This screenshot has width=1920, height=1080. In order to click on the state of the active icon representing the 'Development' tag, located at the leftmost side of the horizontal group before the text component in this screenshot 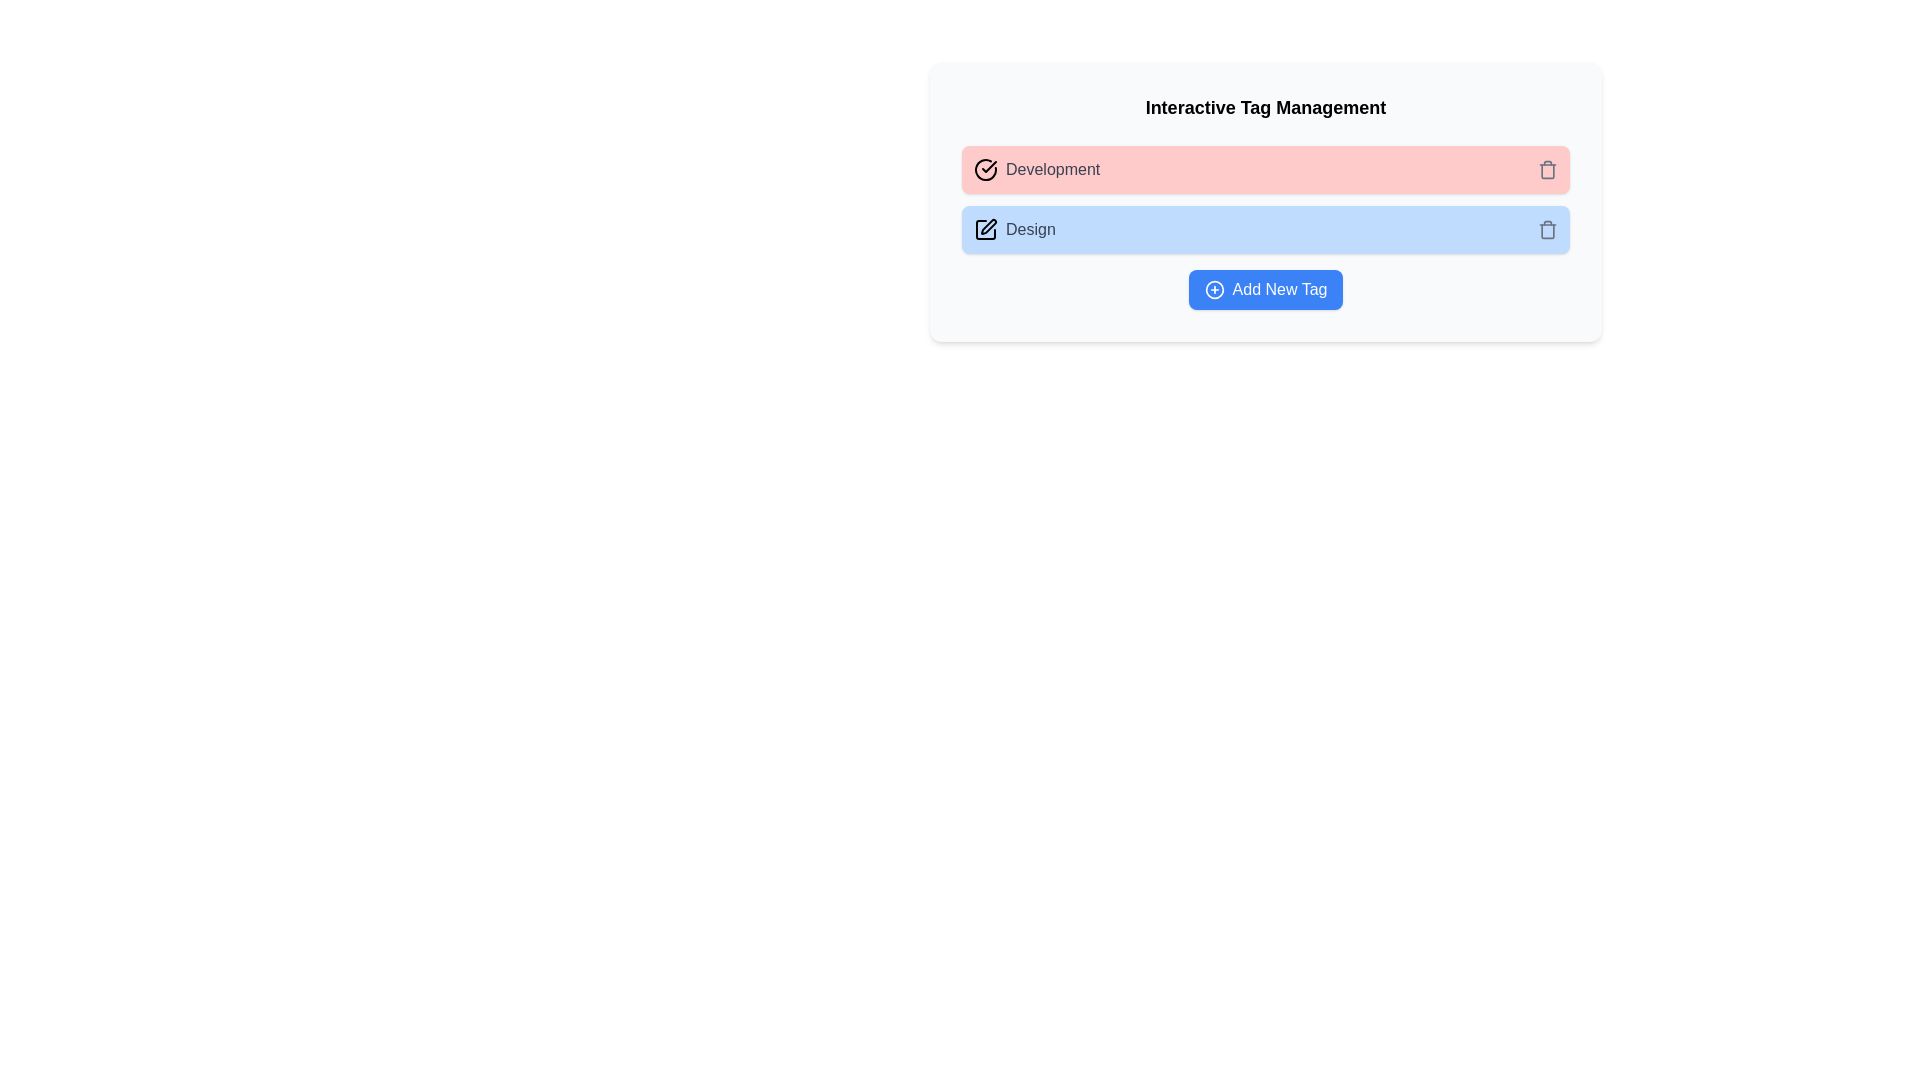, I will do `click(985, 168)`.